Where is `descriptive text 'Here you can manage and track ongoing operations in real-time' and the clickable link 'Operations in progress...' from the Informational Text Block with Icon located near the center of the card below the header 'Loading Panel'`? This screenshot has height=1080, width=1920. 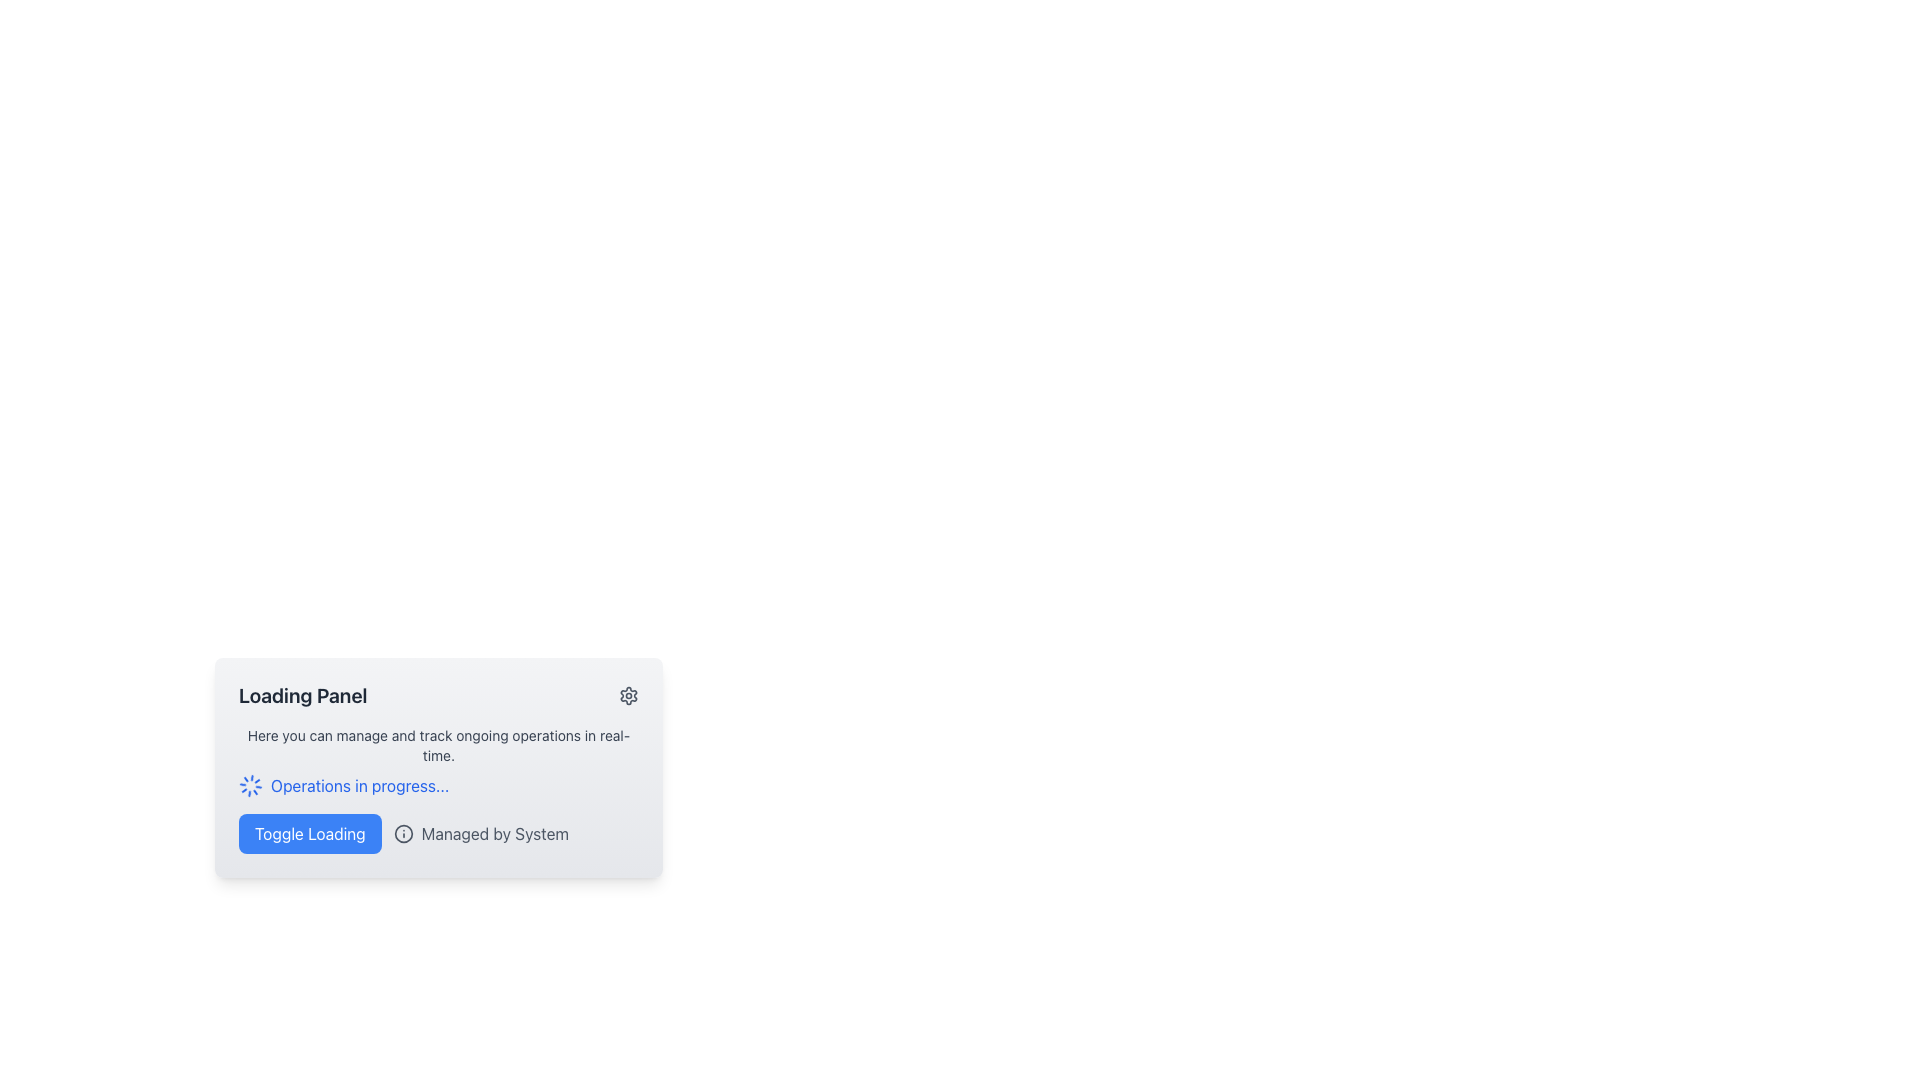 descriptive text 'Here you can manage and track ongoing operations in real-time' and the clickable link 'Operations in progress...' from the Informational Text Block with Icon located near the center of the card below the header 'Loading Panel' is located at coordinates (437, 762).